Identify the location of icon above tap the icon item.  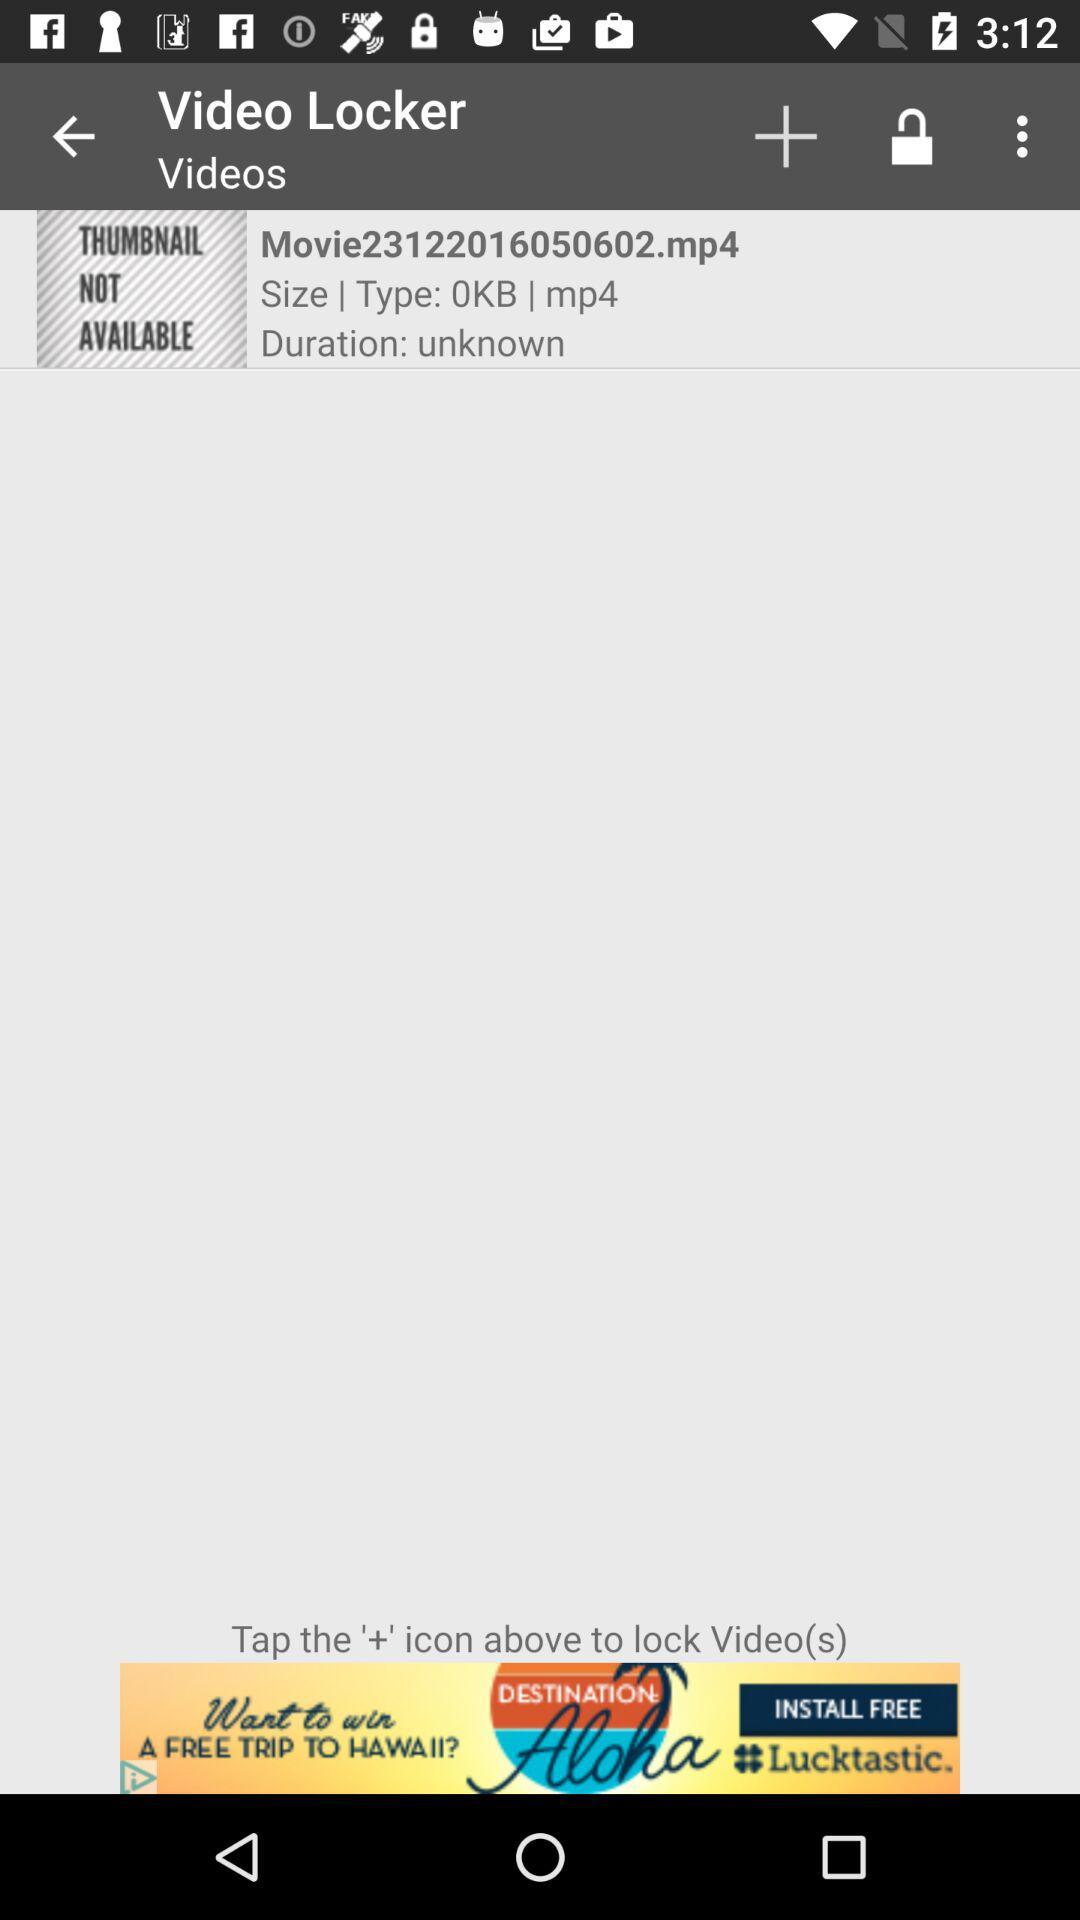
(140, 287).